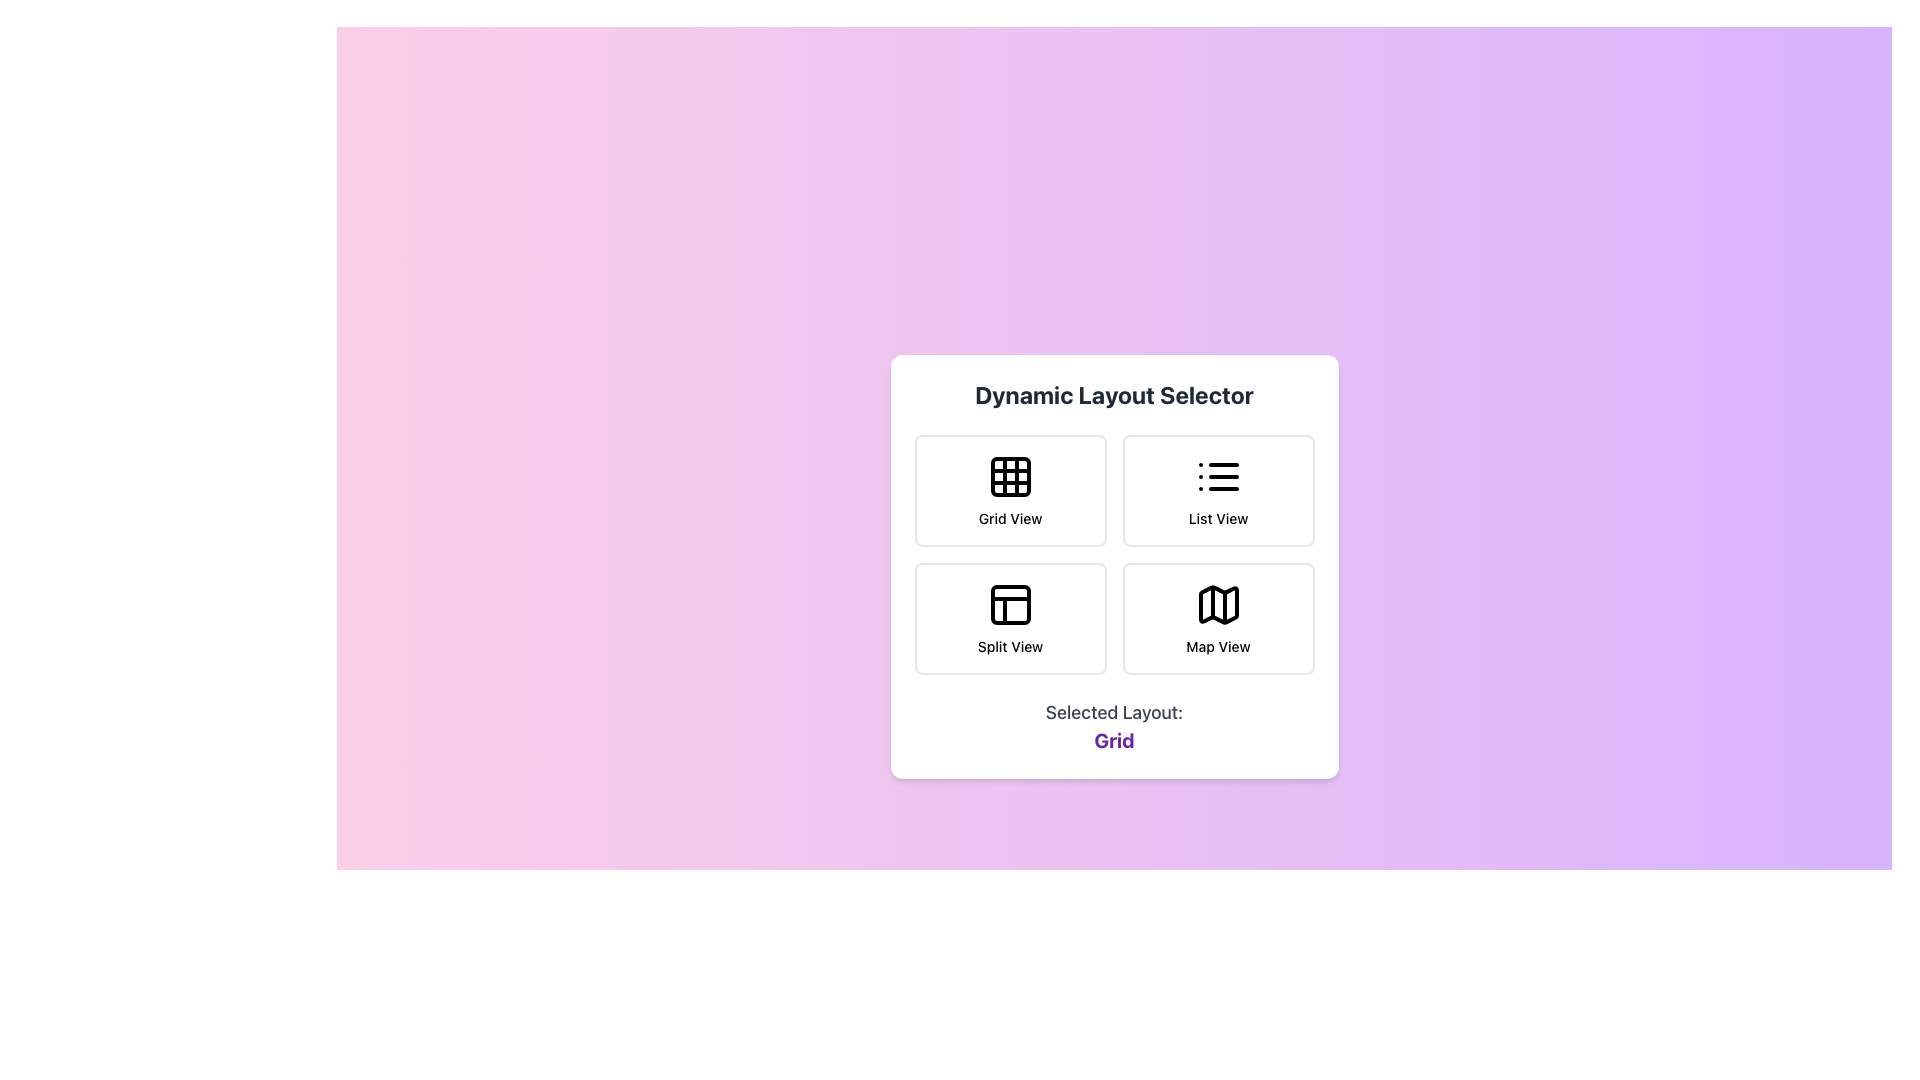 The height and width of the screenshot is (1080, 1920). What do you see at coordinates (1010, 617) in the screenshot?
I see `the 'Split View' button located in the bottom left corner of the two-by-two grid under the 'Dynamic Layout Selector' heading` at bounding box center [1010, 617].